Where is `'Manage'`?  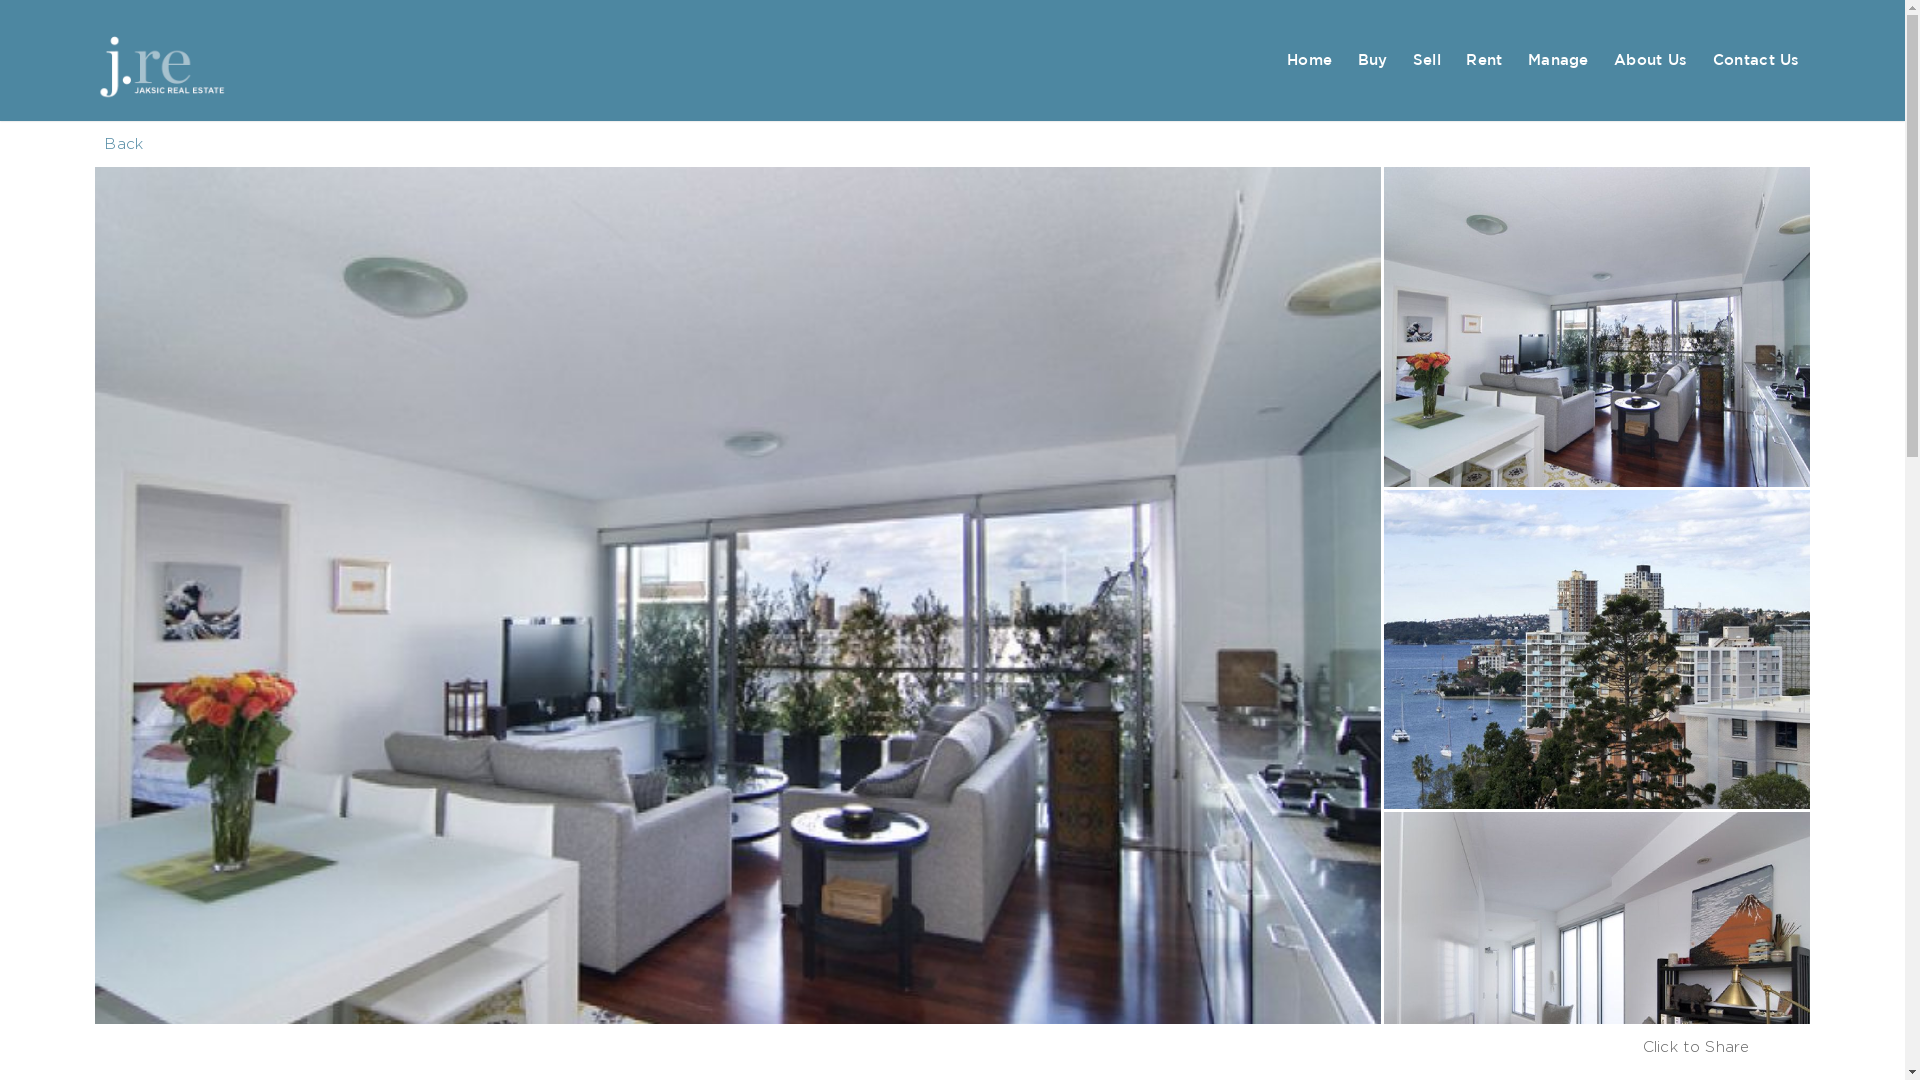 'Manage' is located at coordinates (1557, 59).